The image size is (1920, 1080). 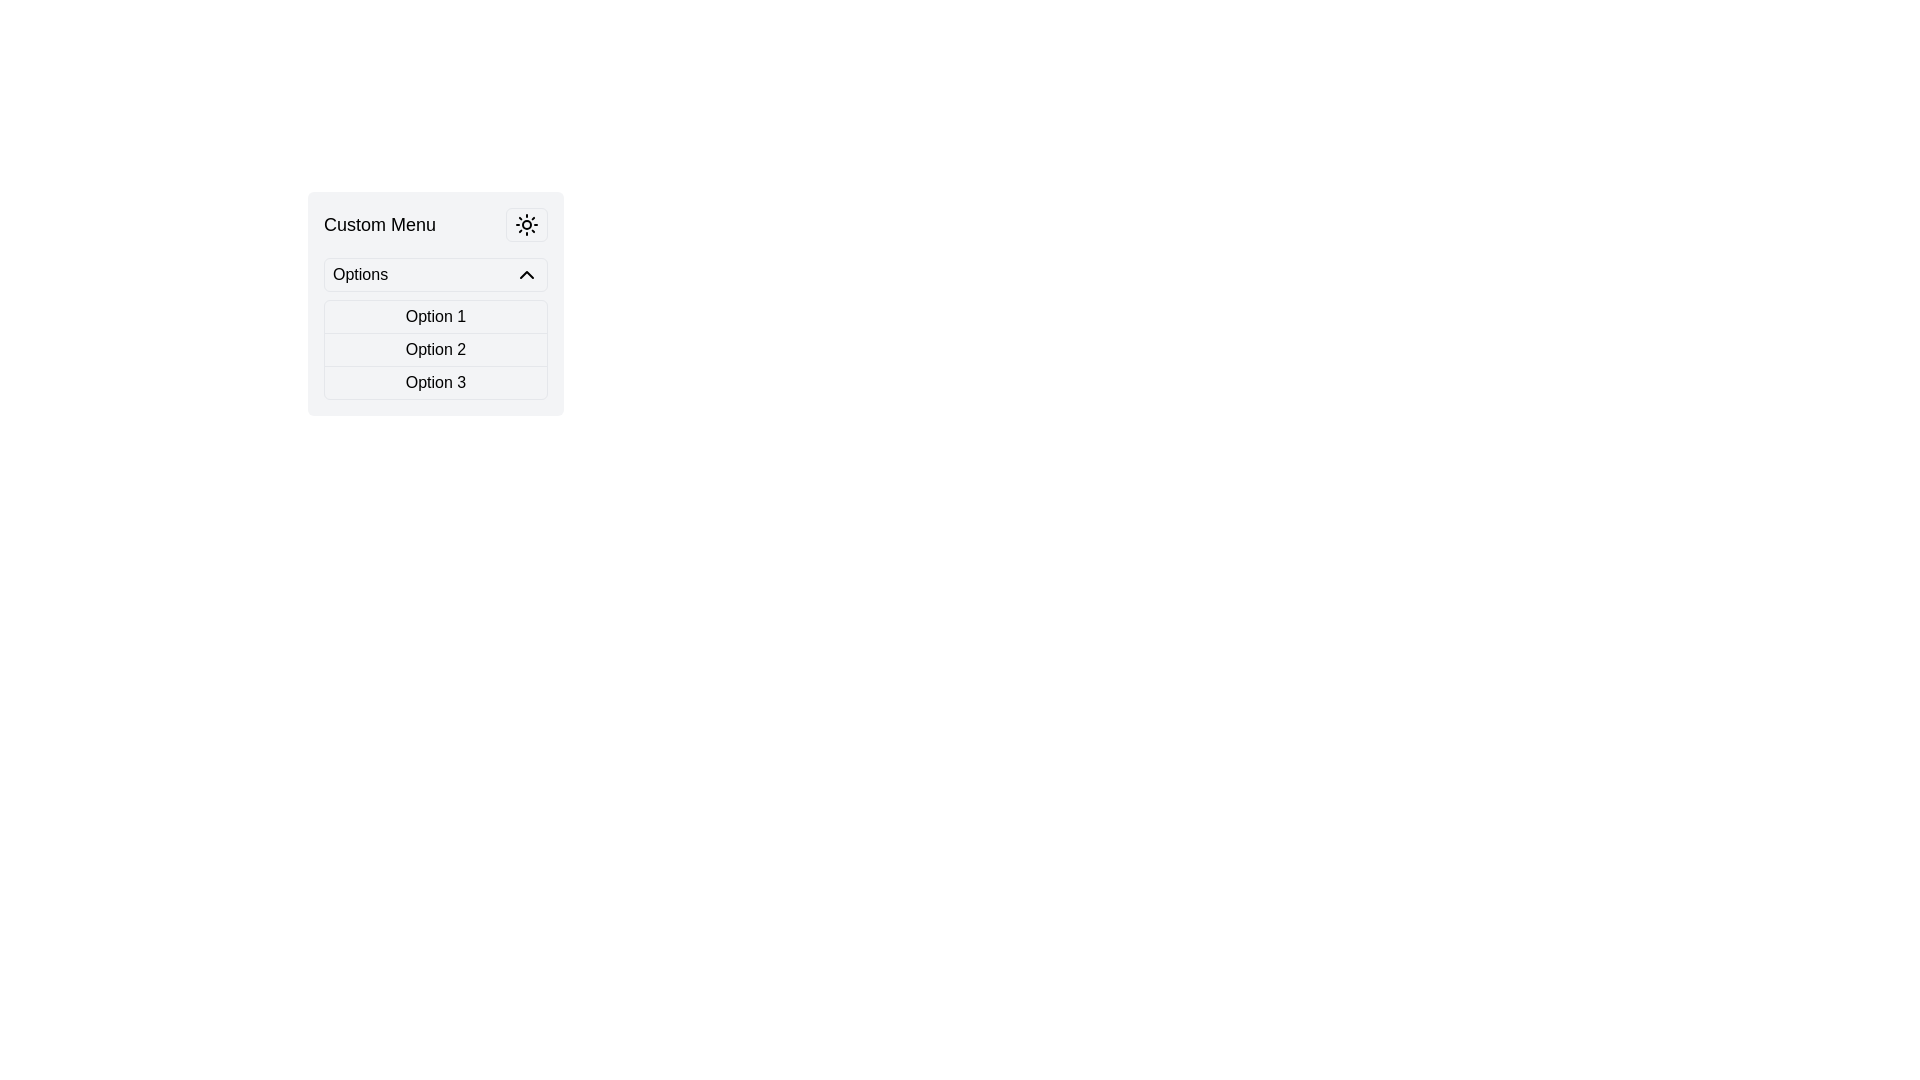 What do you see at coordinates (435, 327) in the screenshot?
I see `an option in the dropdown menu labeled 'Custom Menu' located beneath the 'Options' dropdown` at bounding box center [435, 327].